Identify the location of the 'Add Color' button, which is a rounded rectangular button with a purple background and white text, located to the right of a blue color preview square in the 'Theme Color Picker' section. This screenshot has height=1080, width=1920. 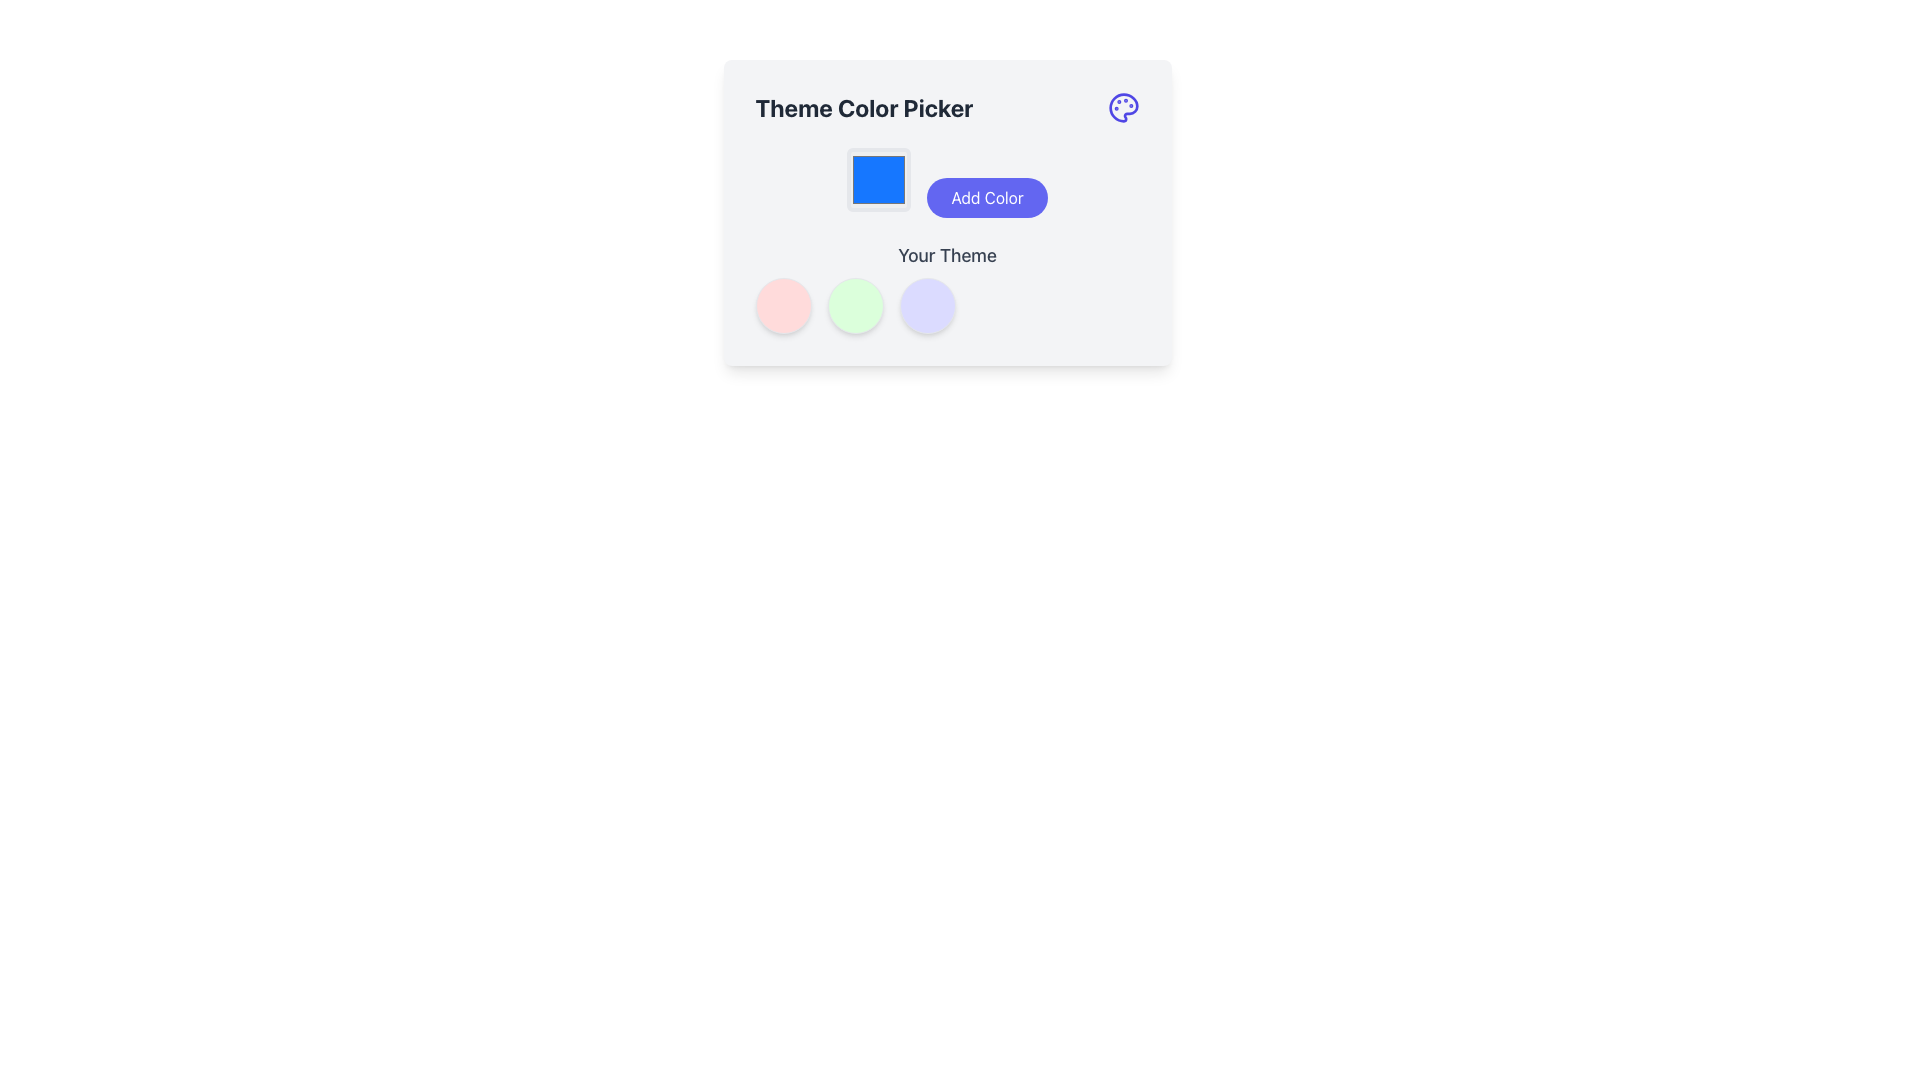
(946, 212).